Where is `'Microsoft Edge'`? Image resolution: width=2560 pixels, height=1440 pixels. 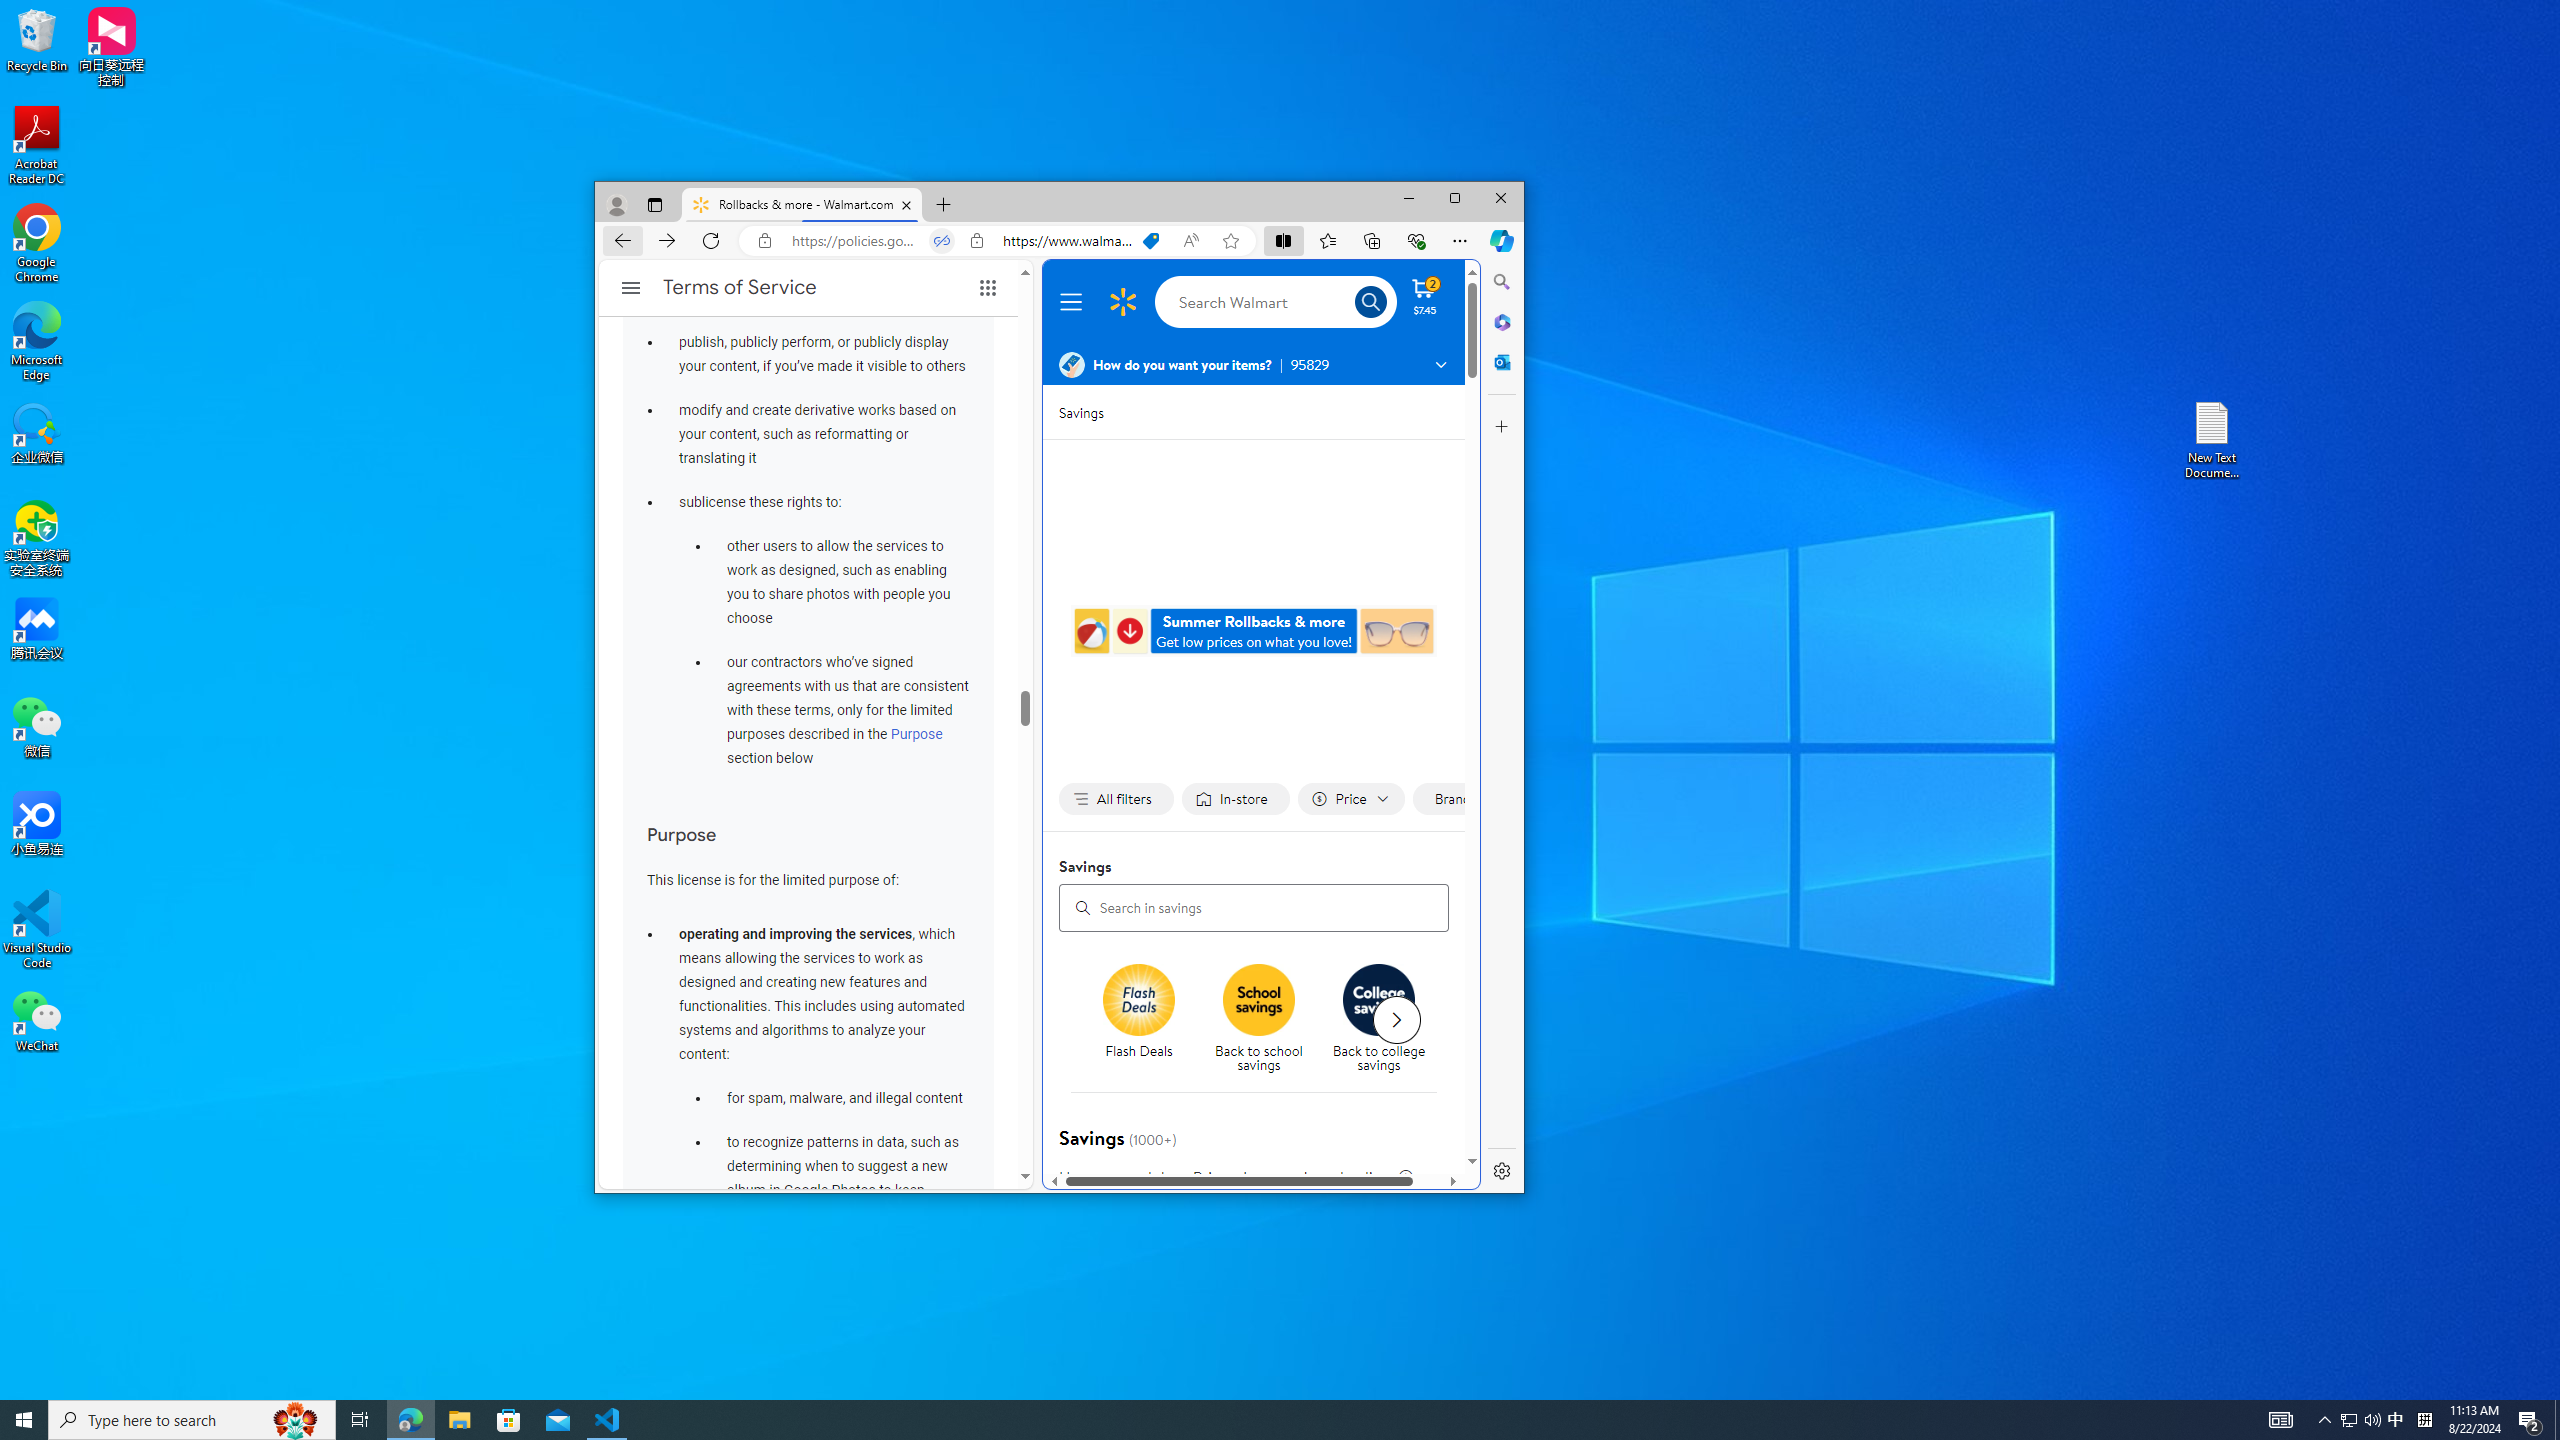 'Microsoft Edge' is located at coordinates (36, 341).